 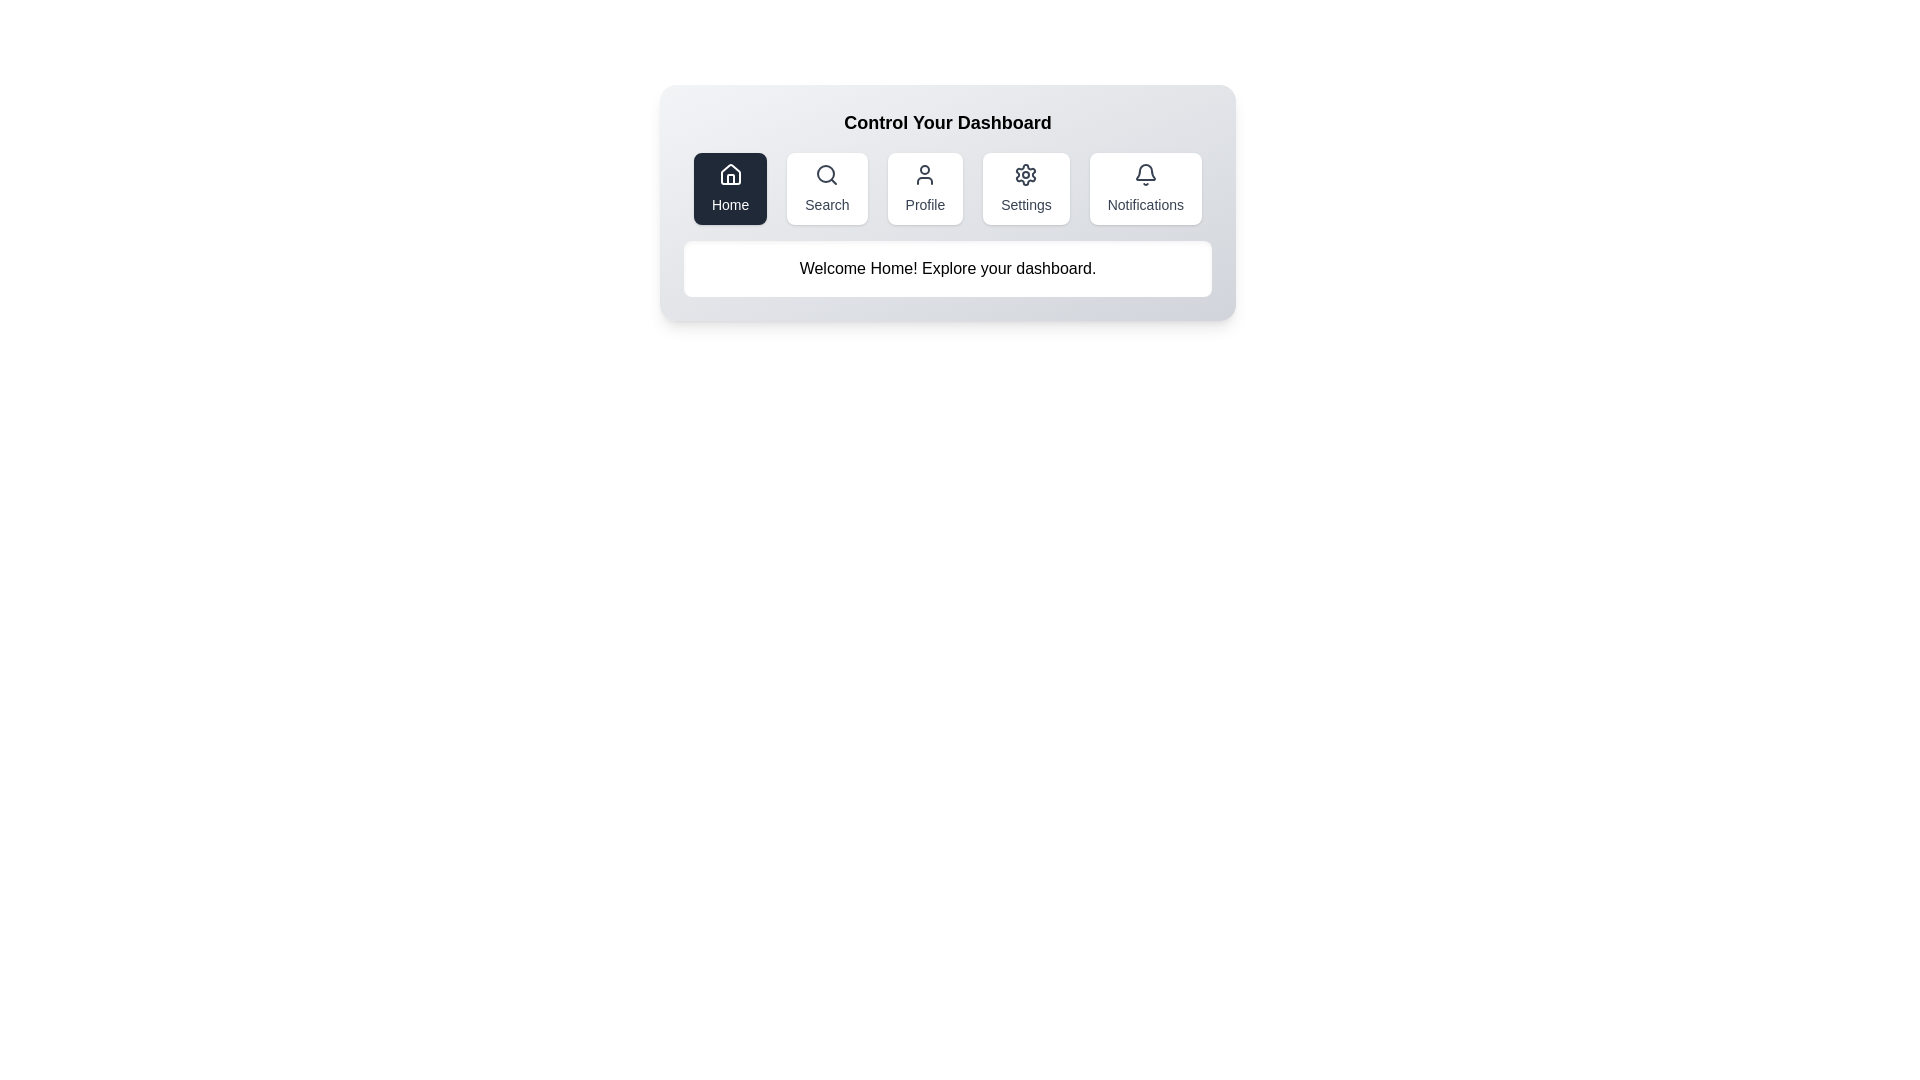 I want to click on the first button in the navigation menu bar, which redirects the user to the home or dashboard page of the application, so click(x=729, y=189).